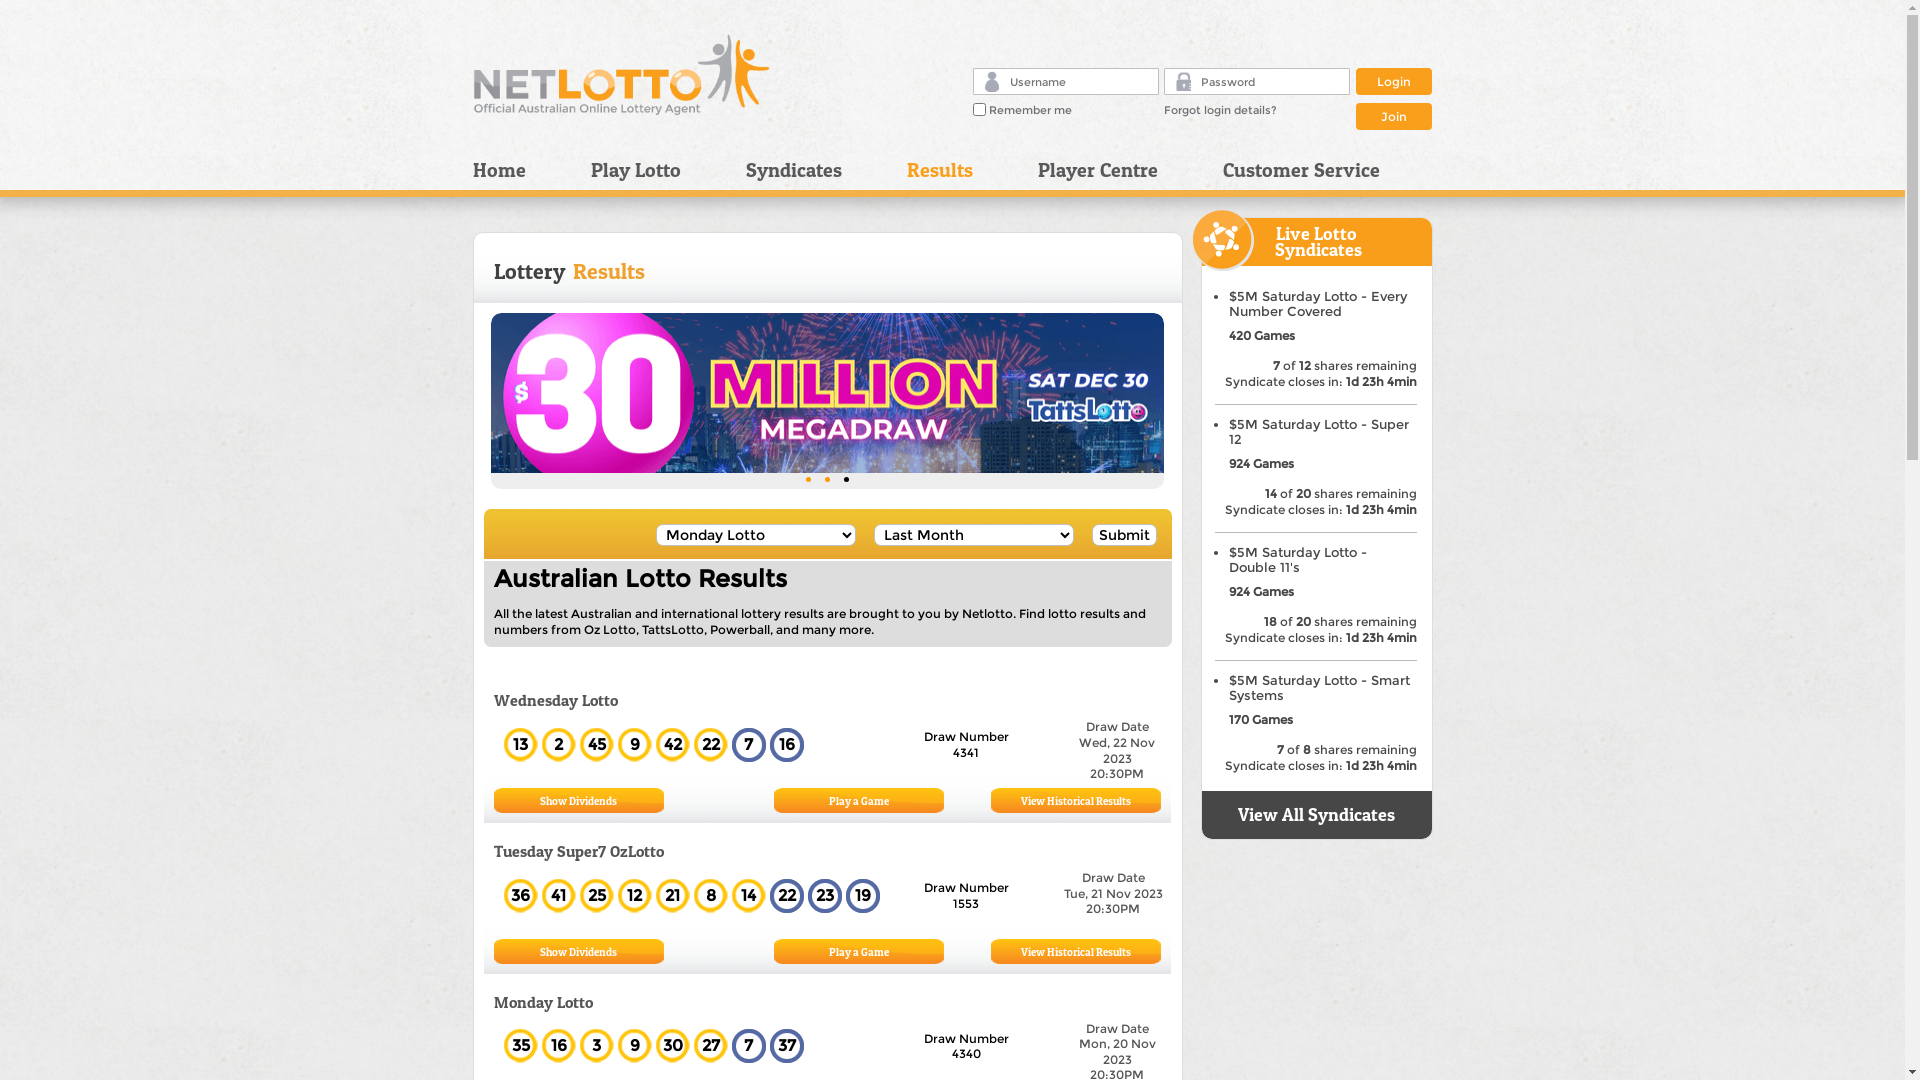 The height and width of the screenshot is (1080, 1920). Describe the element at coordinates (858, 799) in the screenshot. I see `'Play a Game'` at that location.